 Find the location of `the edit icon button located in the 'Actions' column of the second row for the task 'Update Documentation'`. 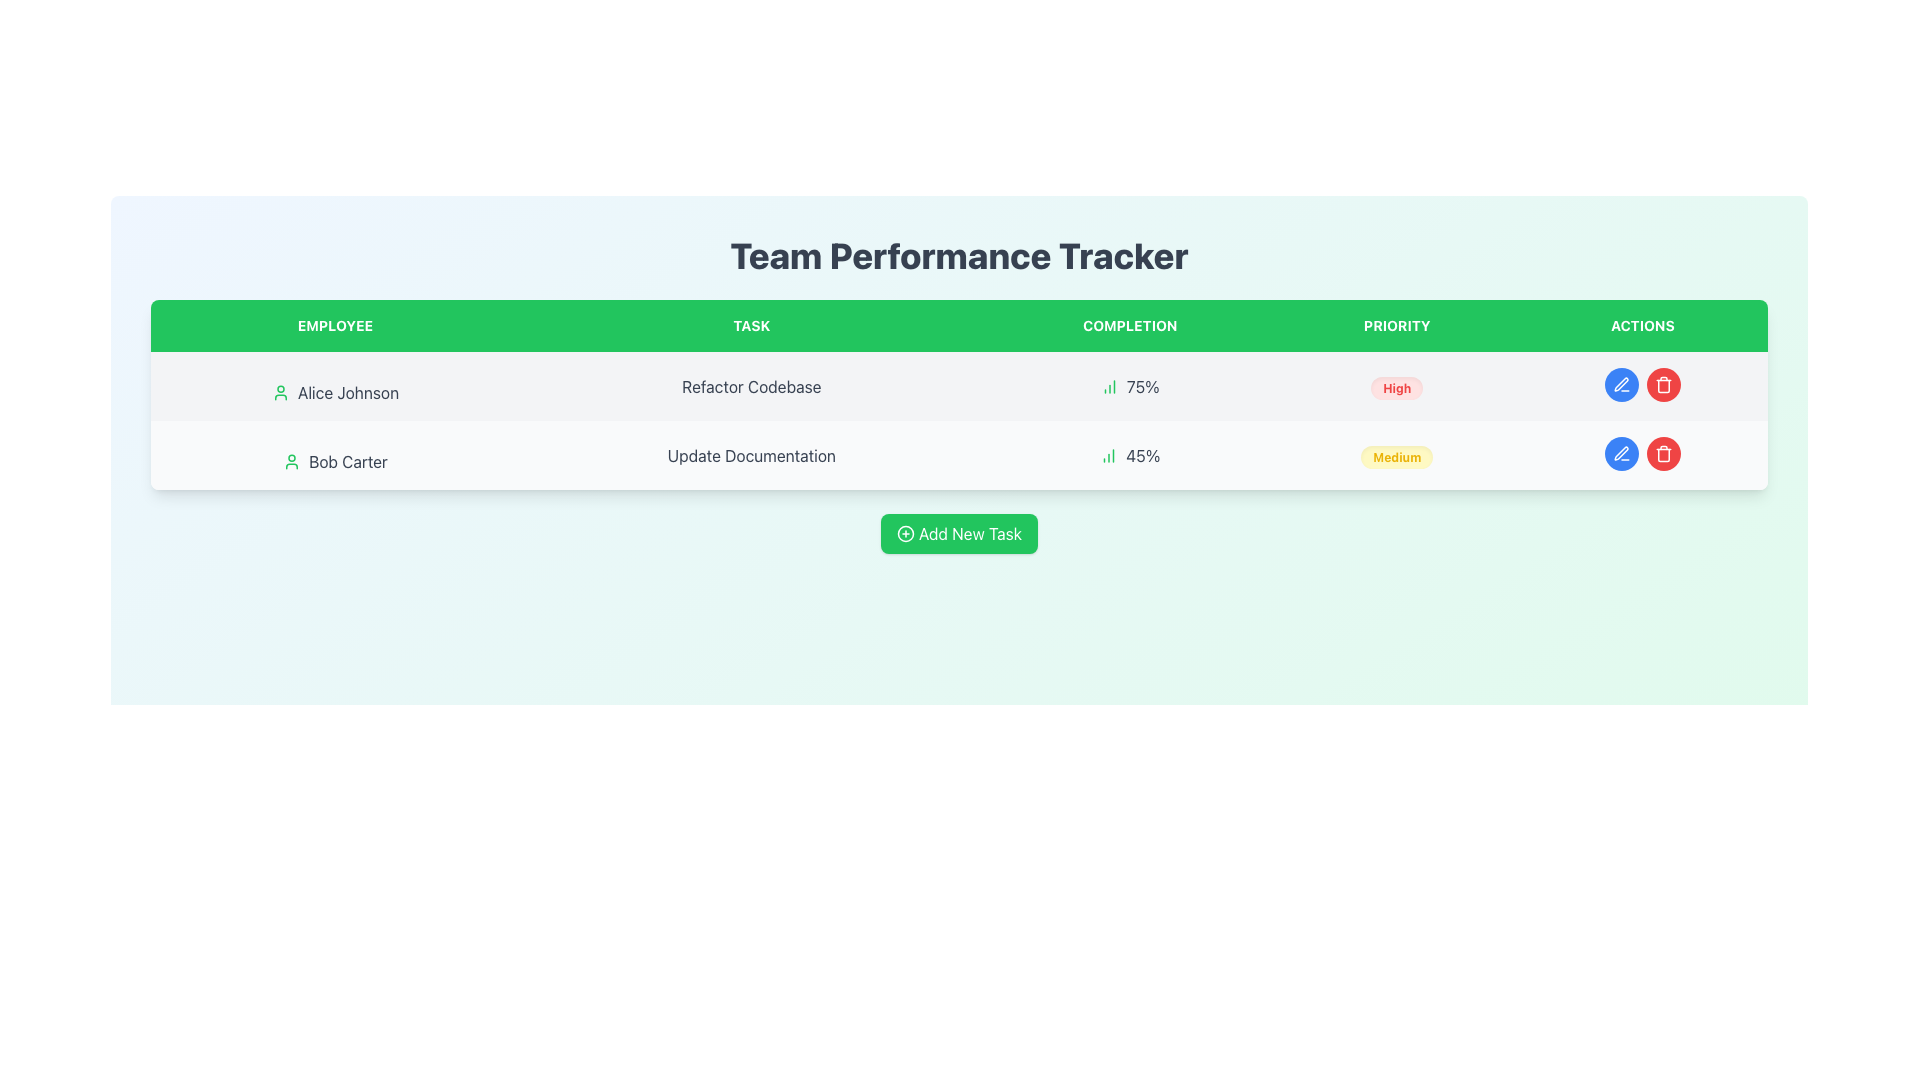

the edit icon button located in the 'Actions' column of the second row for the task 'Update Documentation' is located at coordinates (1621, 454).